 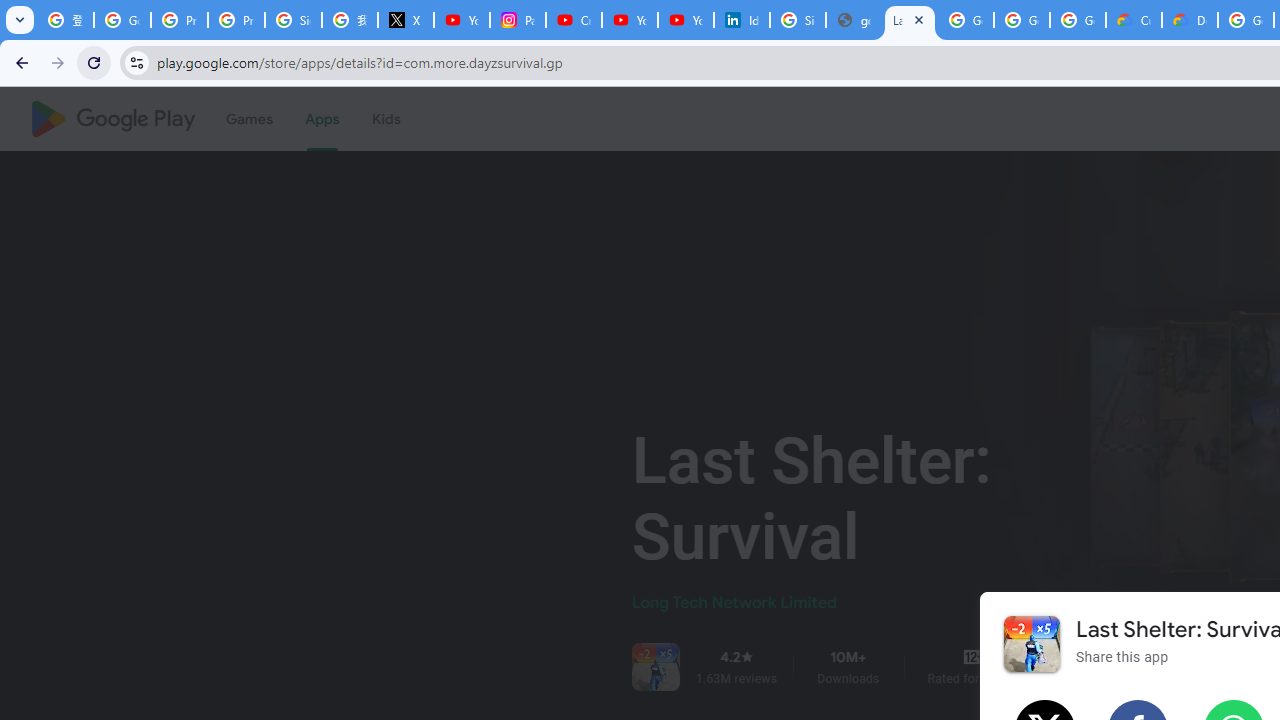 What do you see at coordinates (236, 20) in the screenshot?
I see `'Privacy Help Center - Policies Help'` at bounding box center [236, 20].